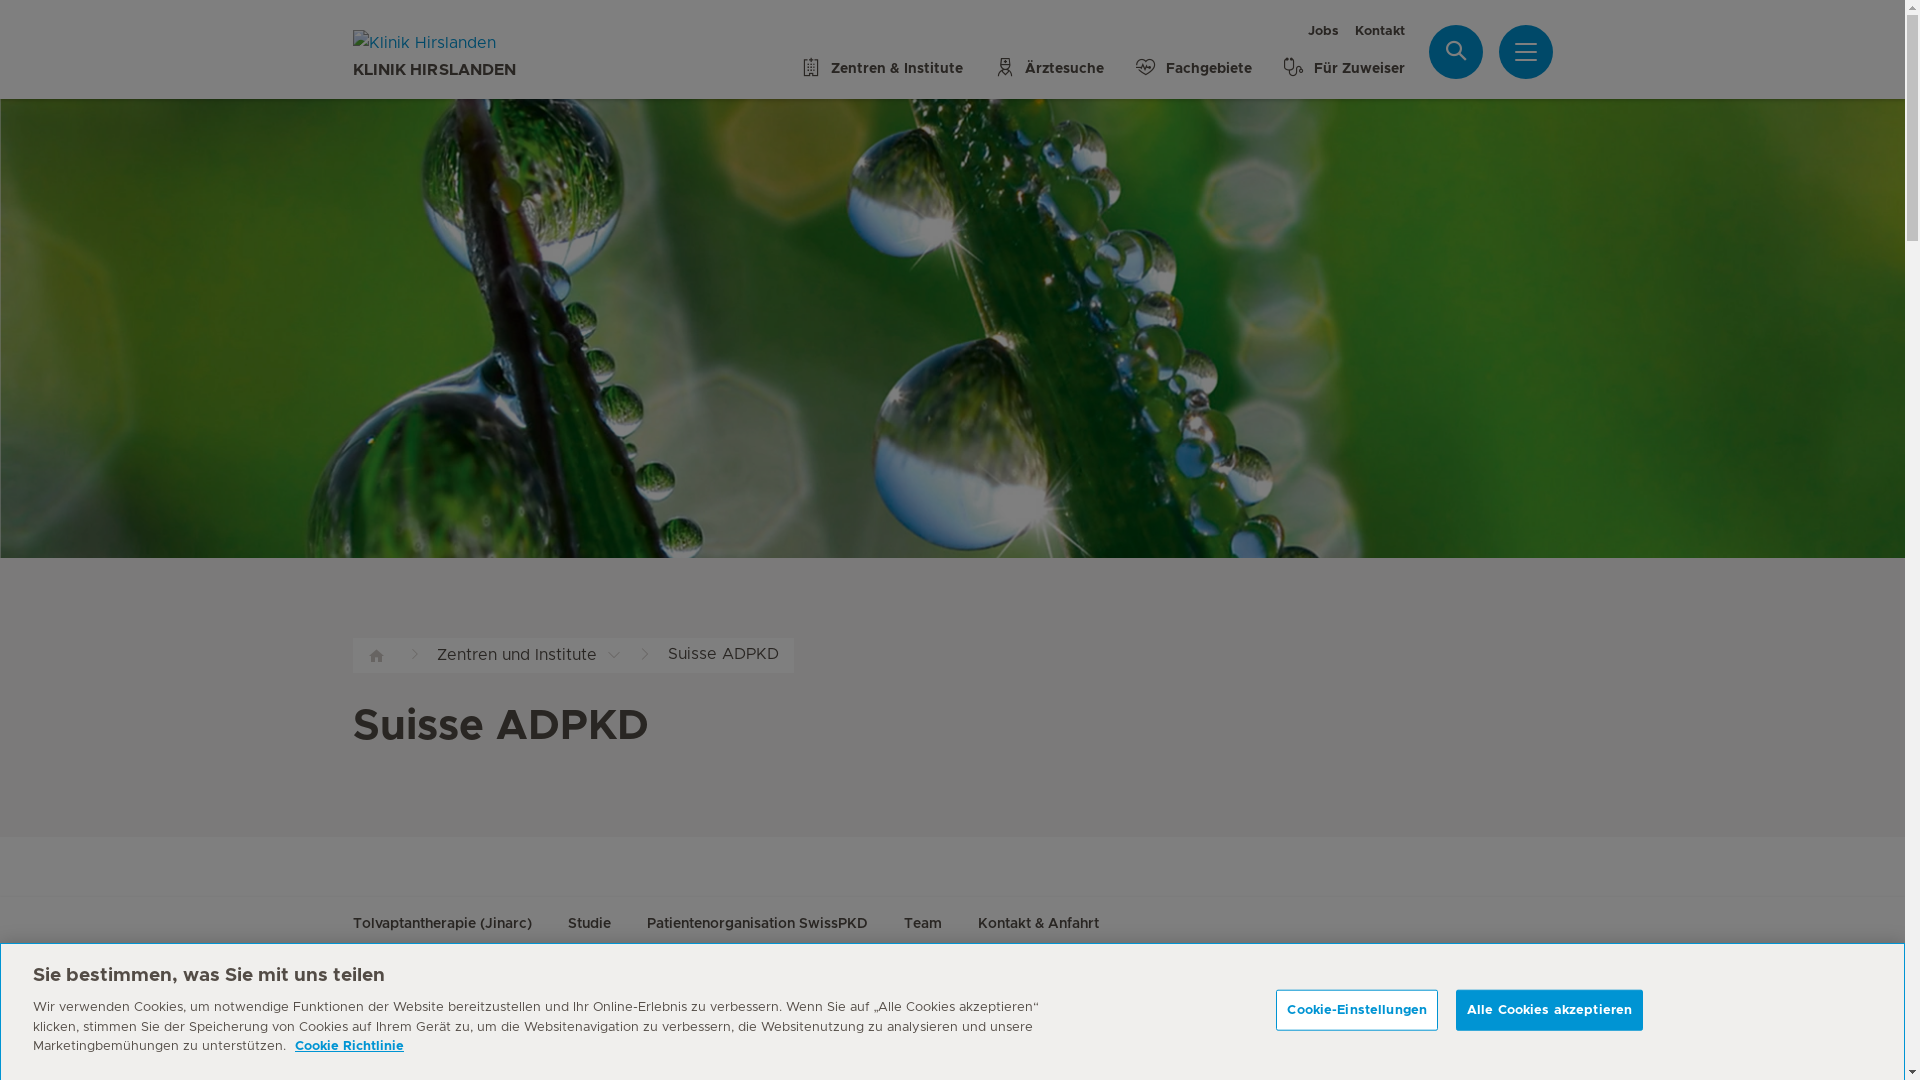 This screenshot has width=1920, height=1080. What do you see at coordinates (435, 655) in the screenshot?
I see `'Zentren und Institute'` at bounding box center [435, 655].